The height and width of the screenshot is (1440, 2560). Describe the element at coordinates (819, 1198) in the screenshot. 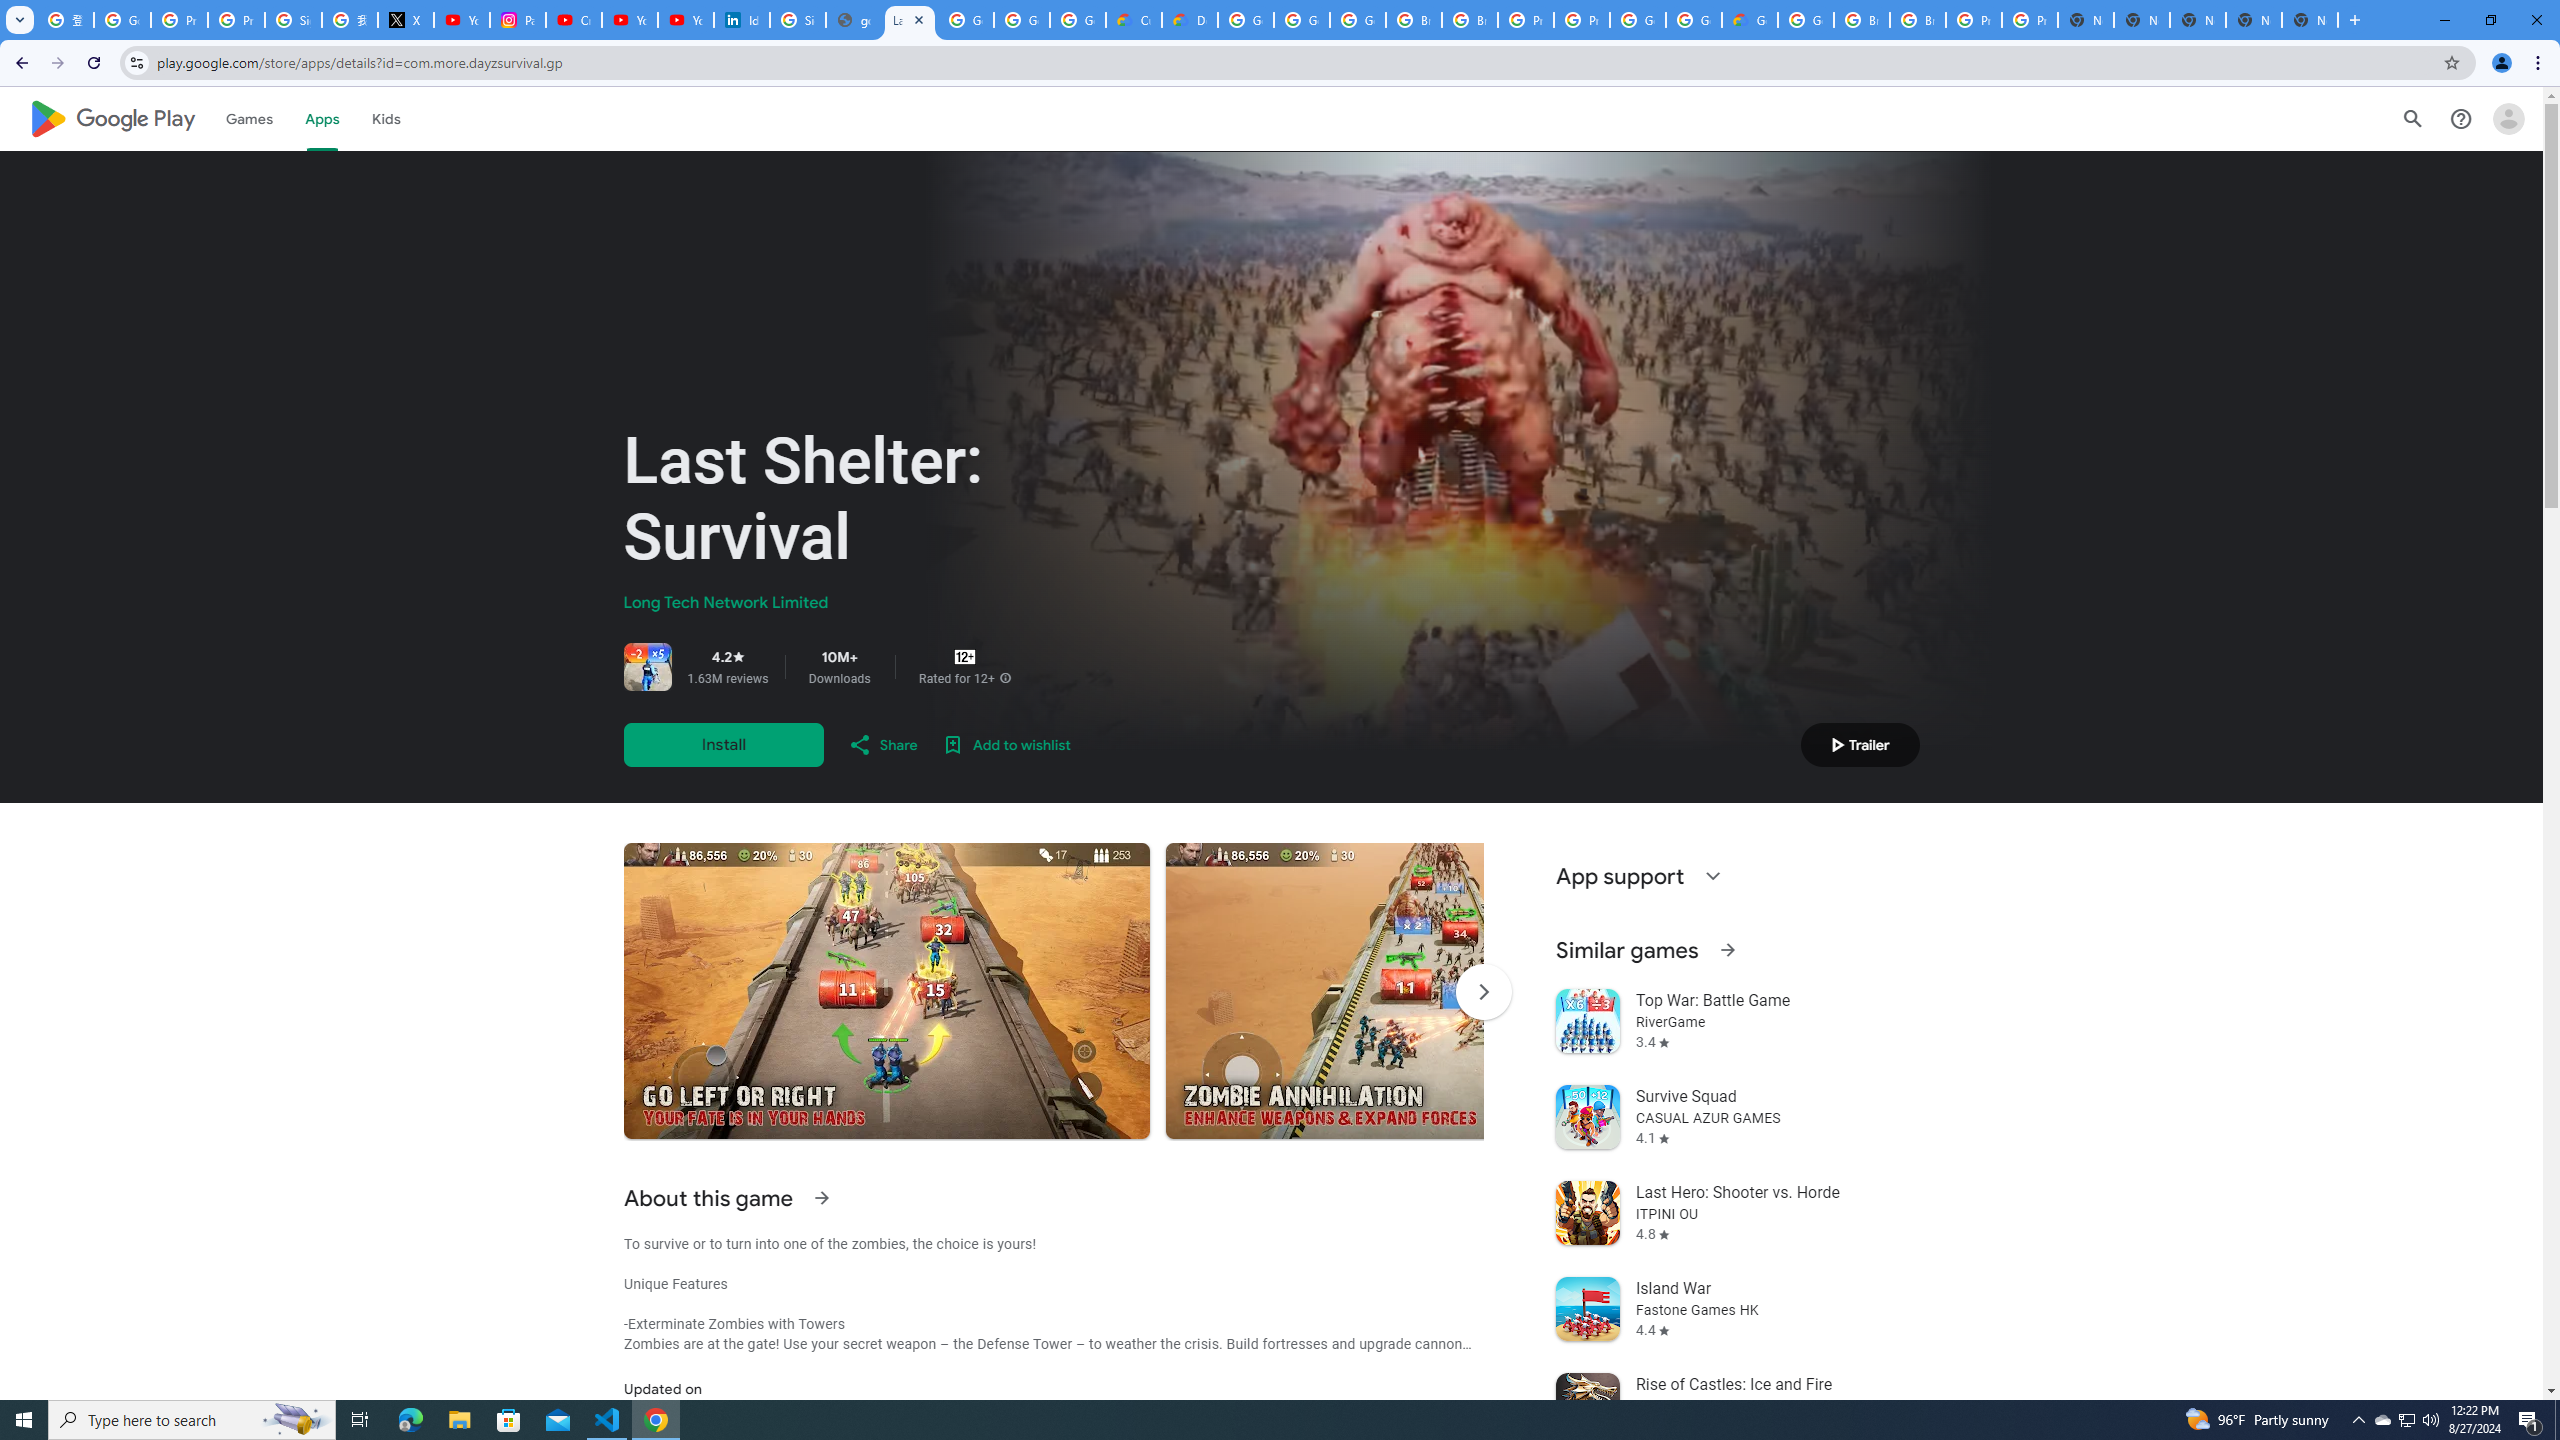

I see `'See more information on About this game'` at that location.